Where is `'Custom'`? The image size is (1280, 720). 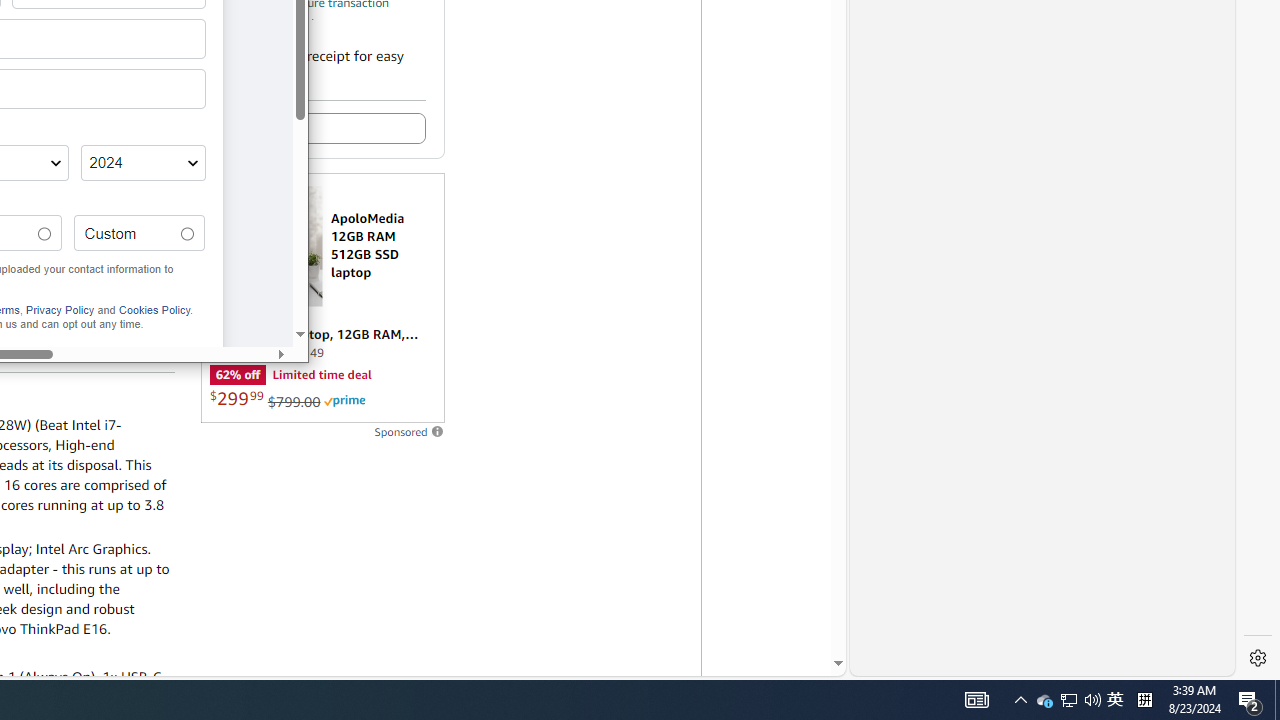
'Custom' is located at coordinates (187, 233).